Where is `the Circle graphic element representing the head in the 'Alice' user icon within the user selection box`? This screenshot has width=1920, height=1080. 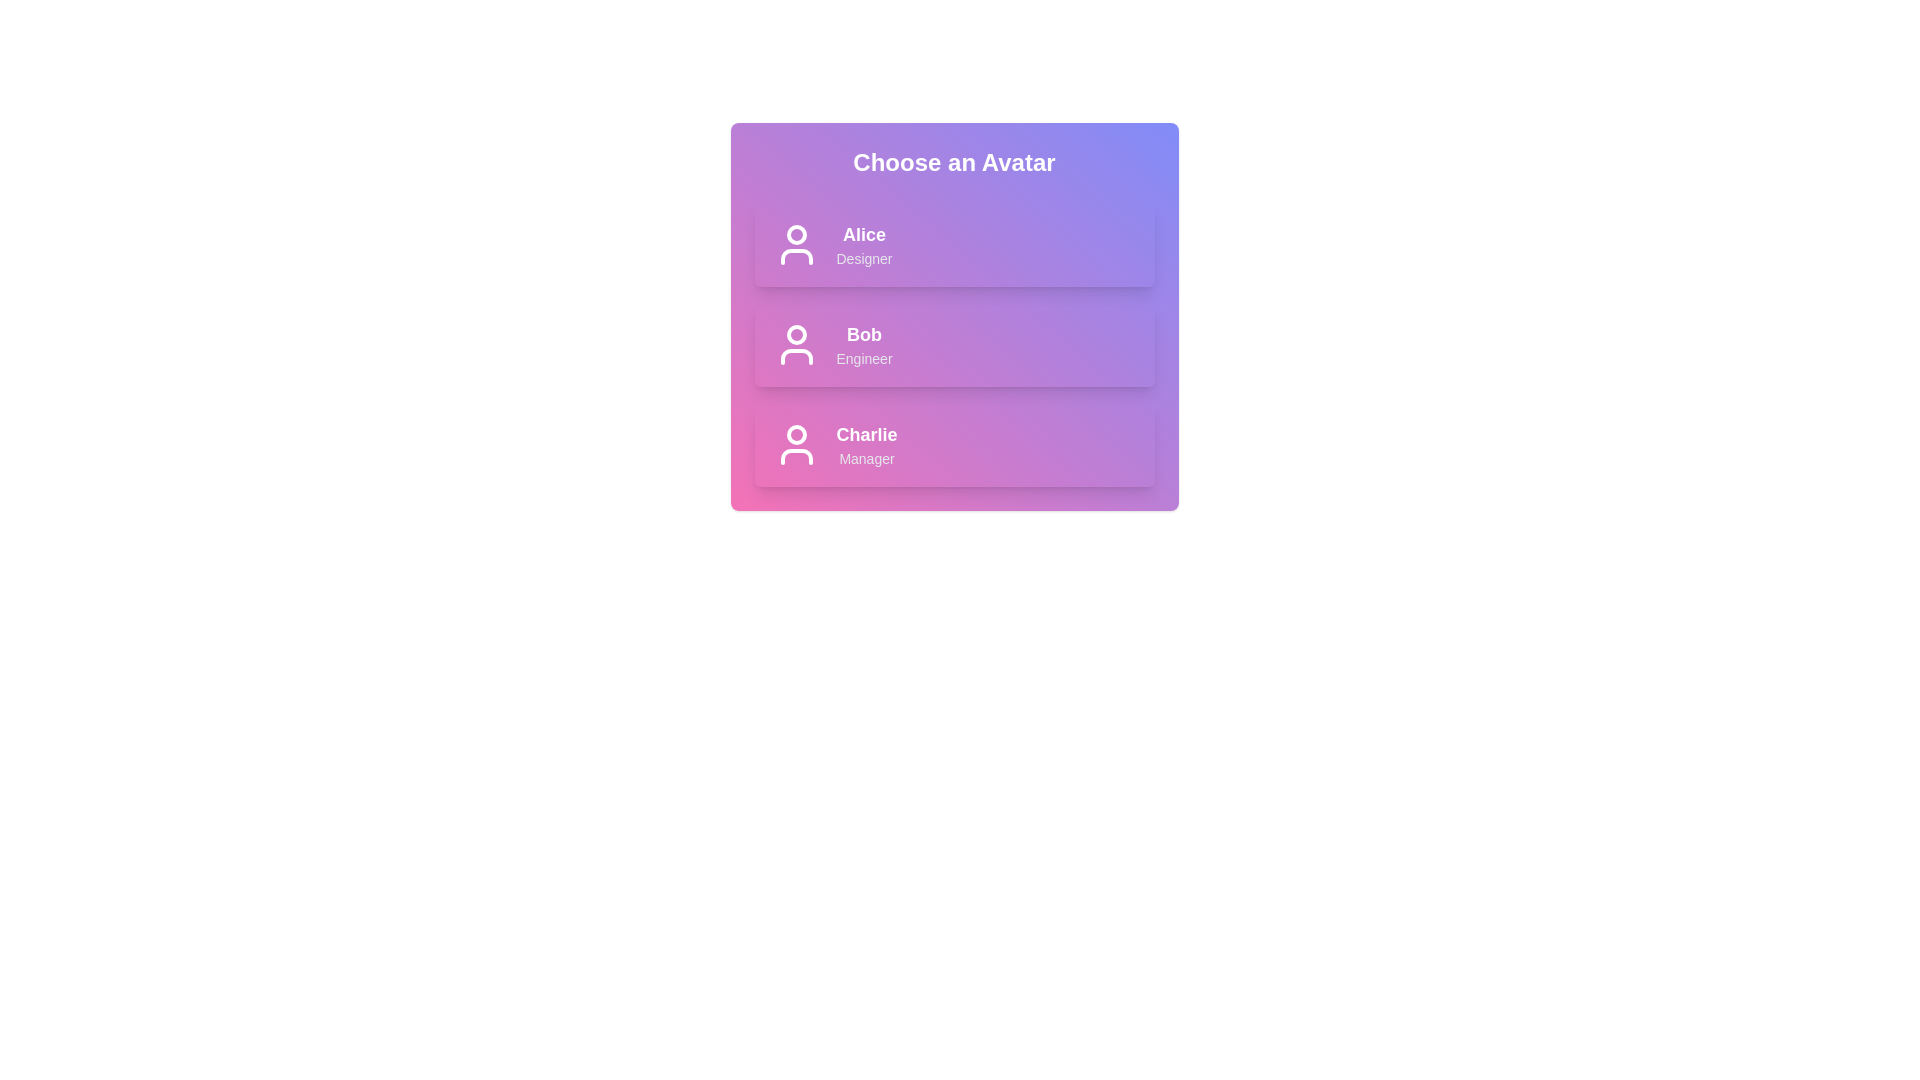 the Circle graphic element representing the head in the 'Alice' user icon within the user selection box is located at coordinates (795, 234).